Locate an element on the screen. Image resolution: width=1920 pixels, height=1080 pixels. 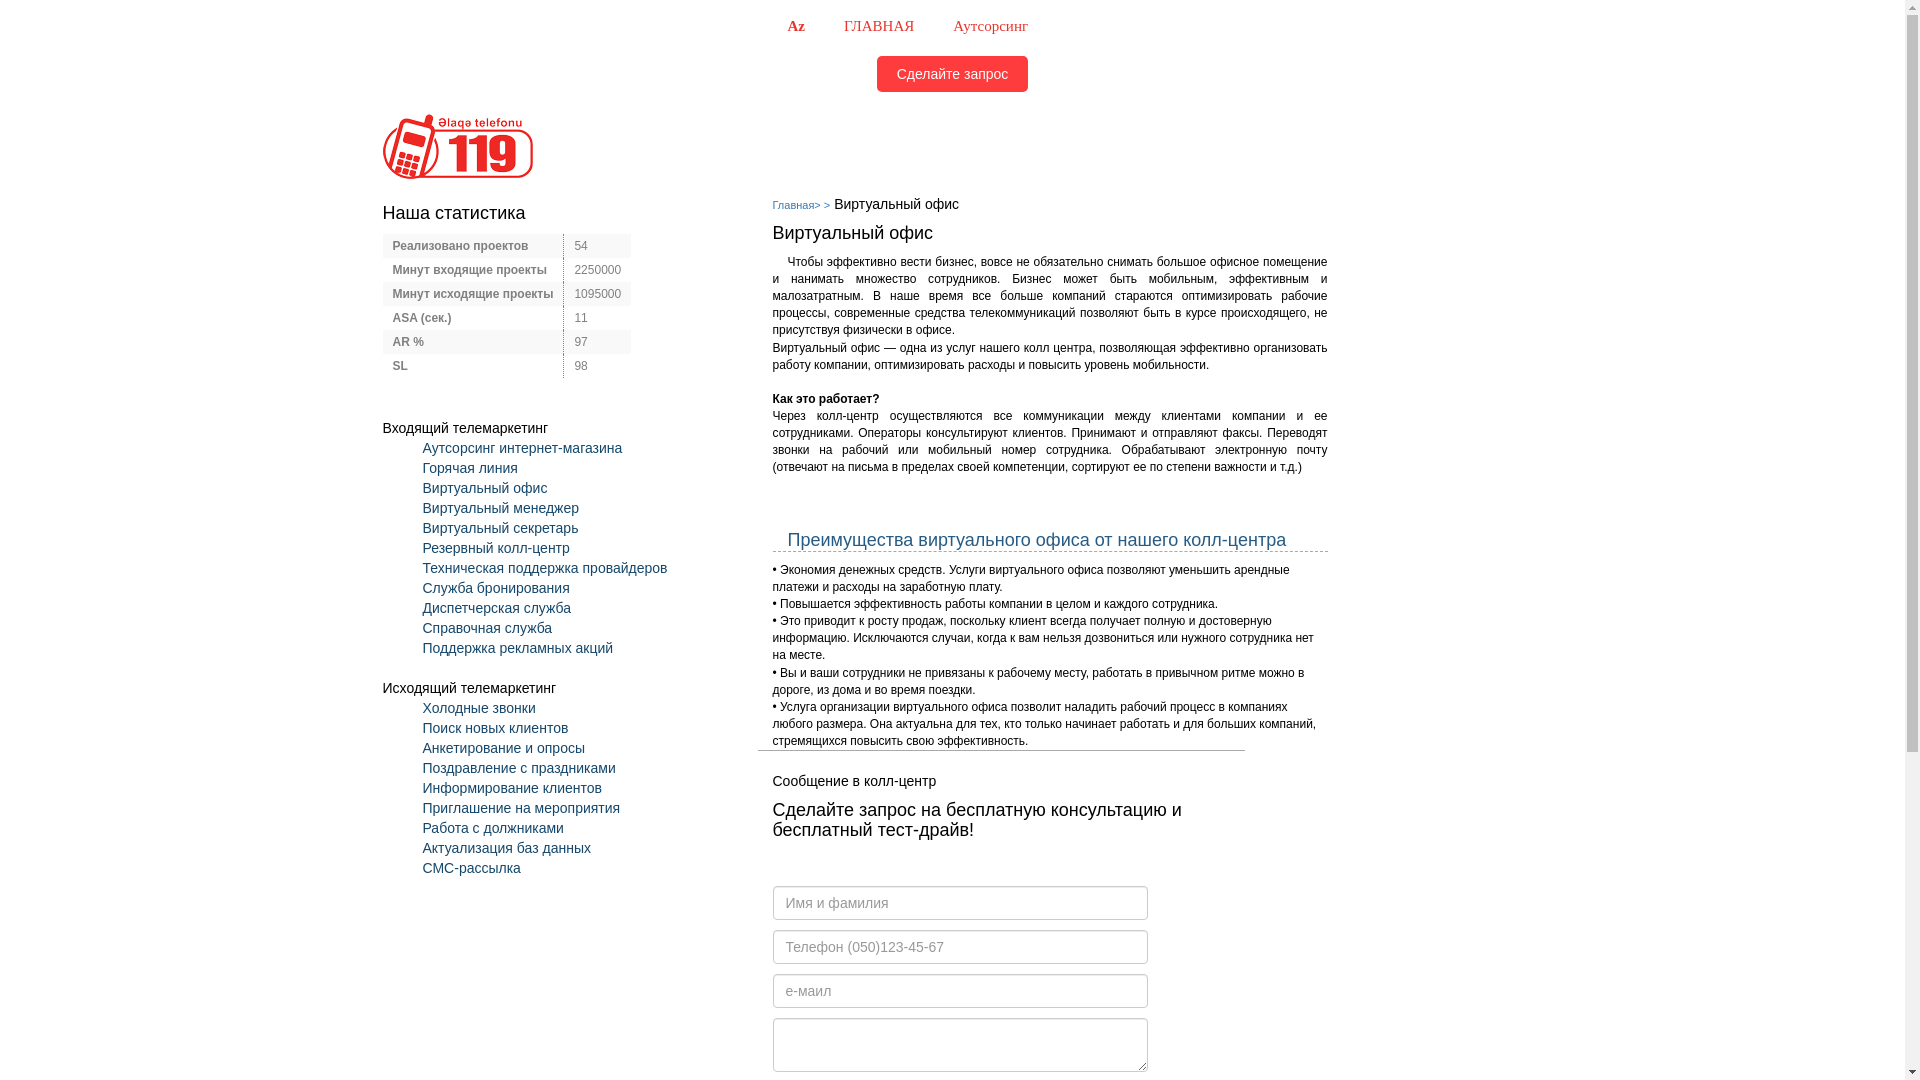
'Az' is located at coordinates (795, 26).